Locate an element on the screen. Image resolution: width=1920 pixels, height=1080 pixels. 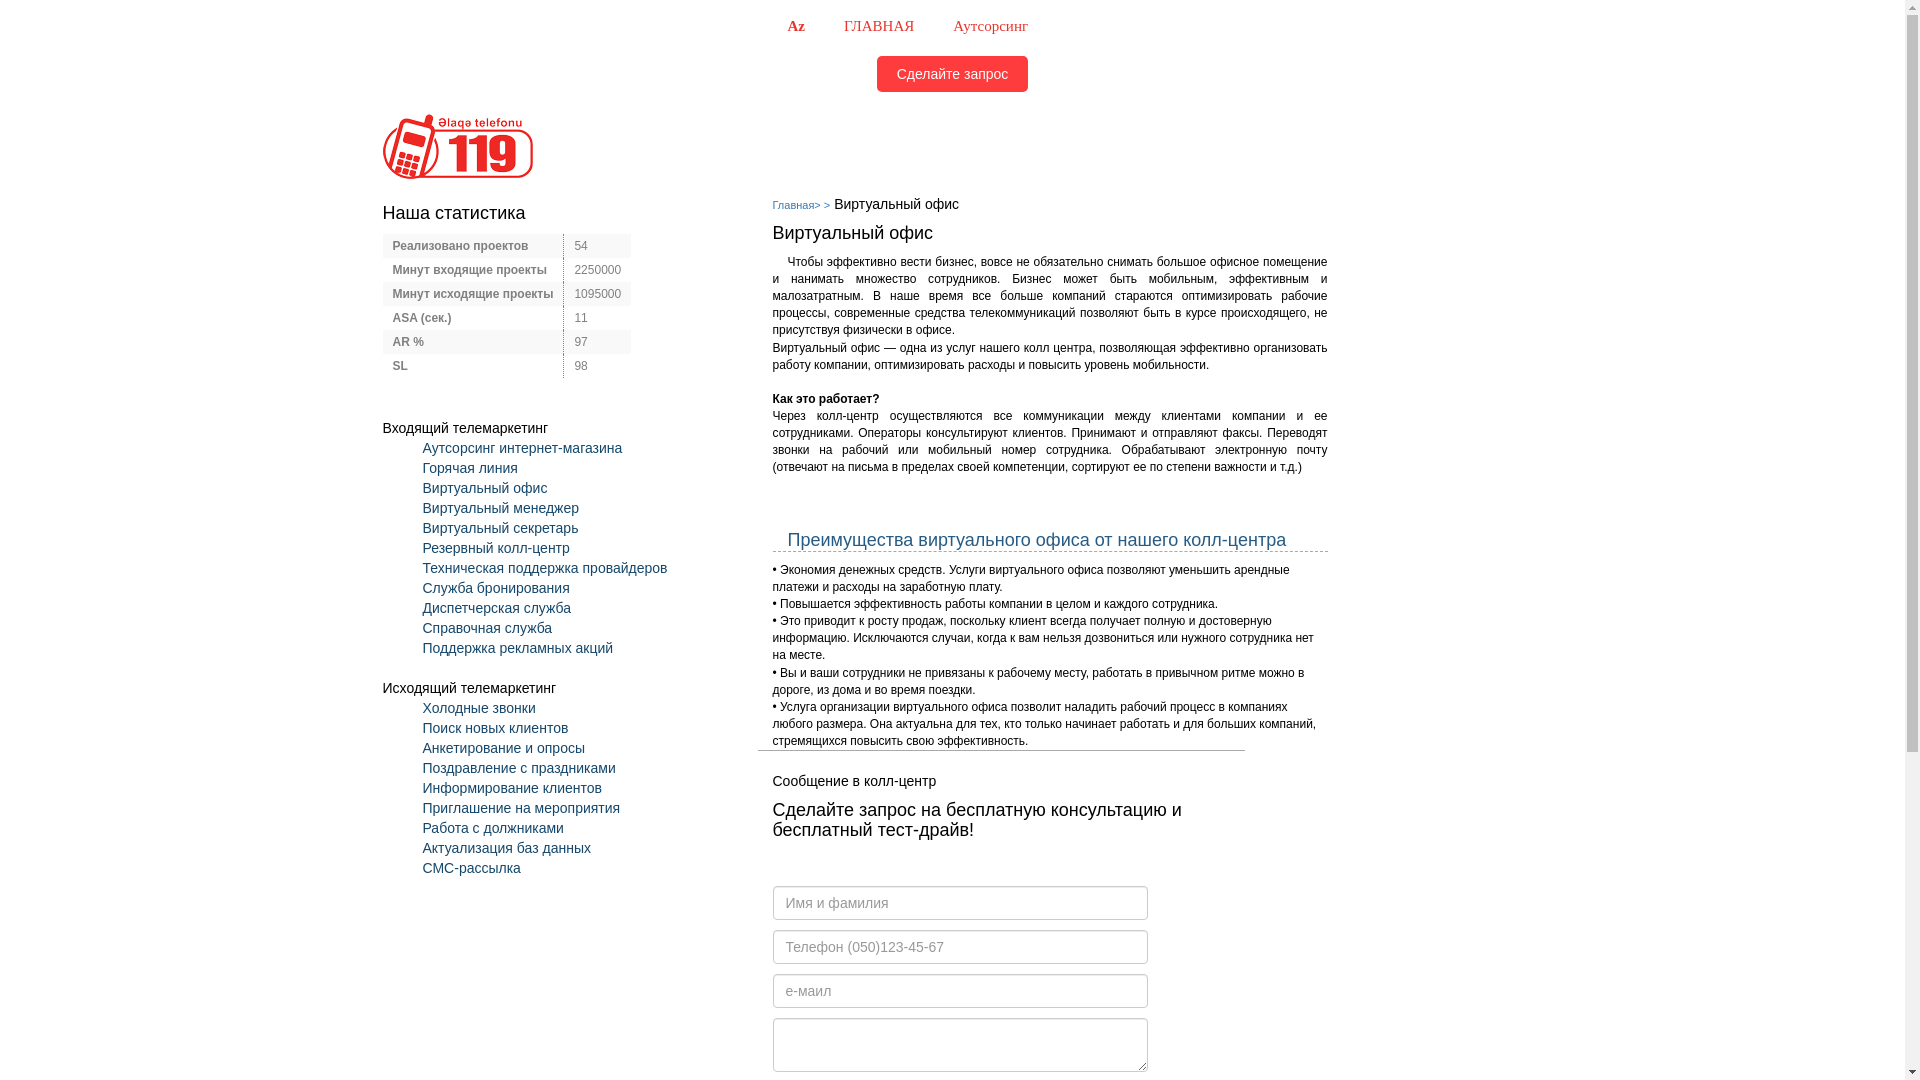
'Az' is located at coordinates (795, 26).